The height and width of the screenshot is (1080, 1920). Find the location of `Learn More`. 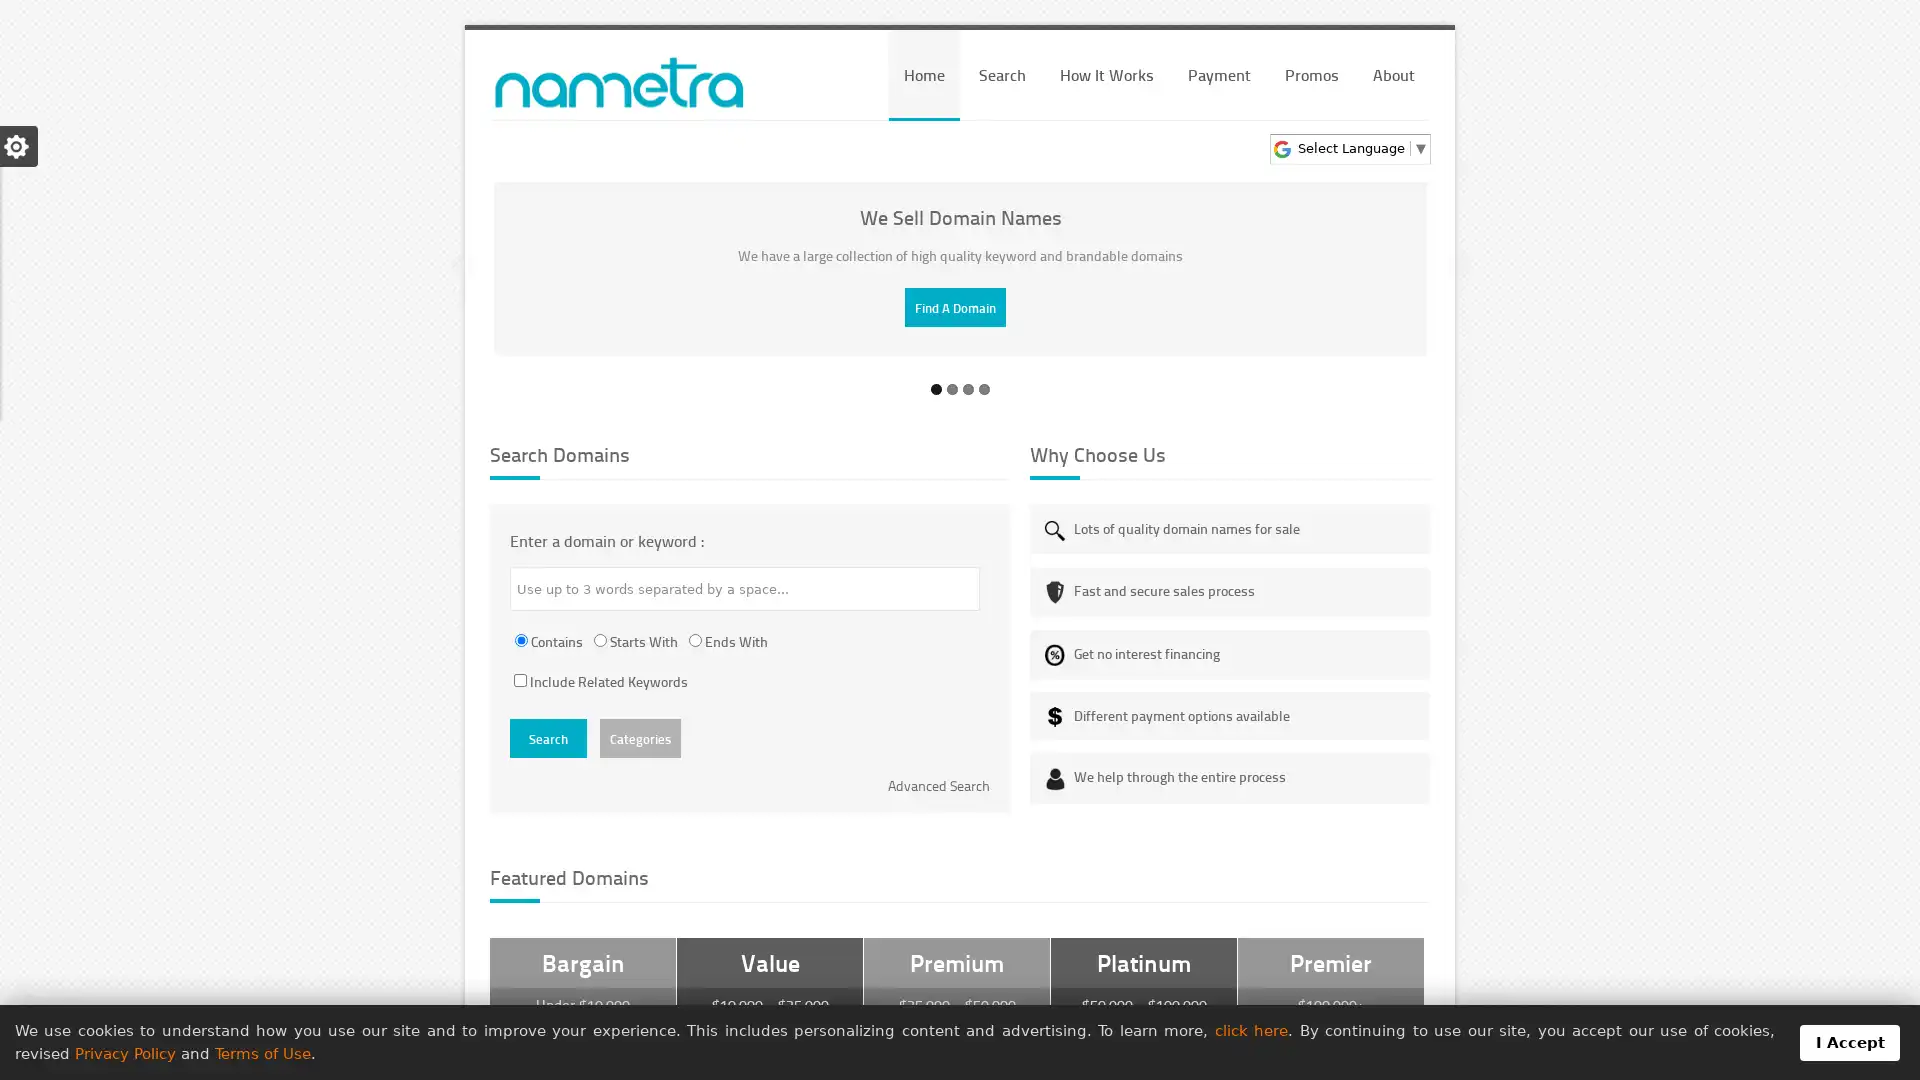

Learn More is located at coordinates (954, 307).